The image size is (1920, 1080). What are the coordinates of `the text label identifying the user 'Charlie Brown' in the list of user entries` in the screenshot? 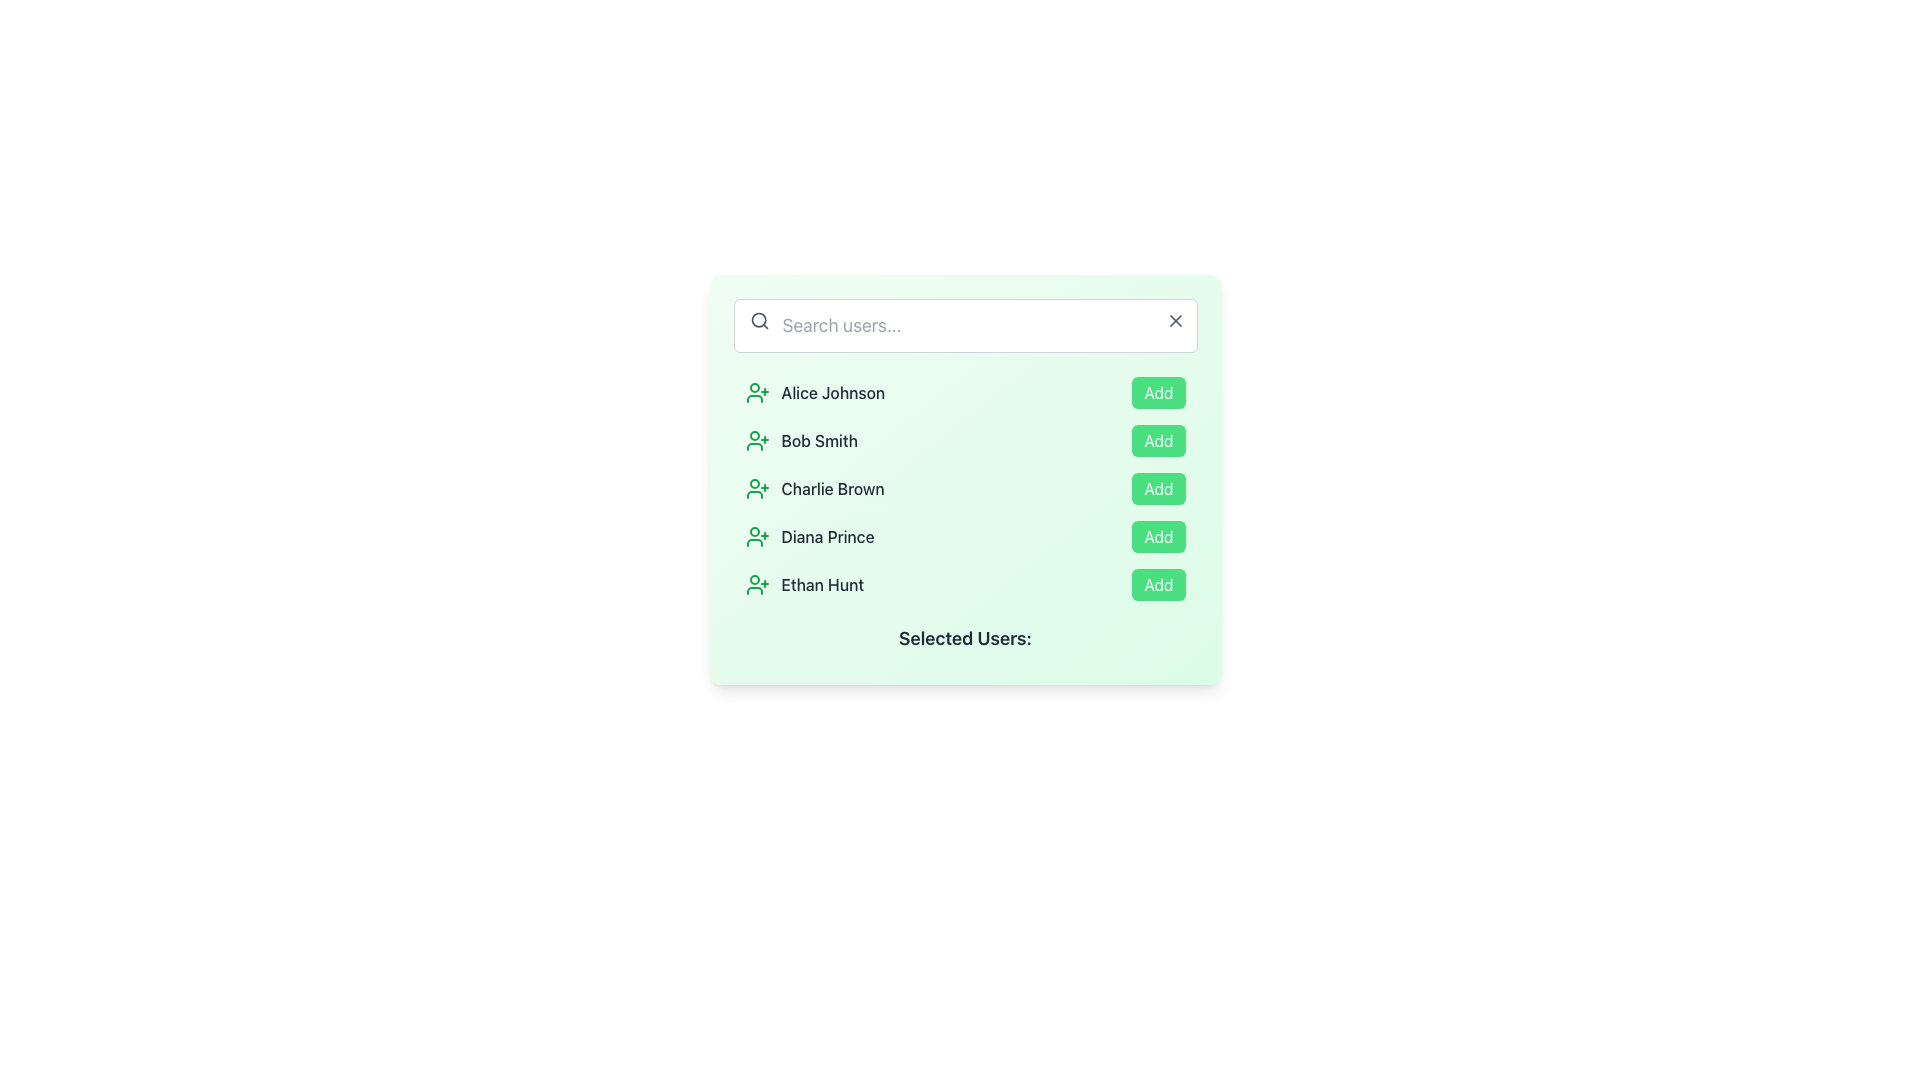 It's located at (815, 489).